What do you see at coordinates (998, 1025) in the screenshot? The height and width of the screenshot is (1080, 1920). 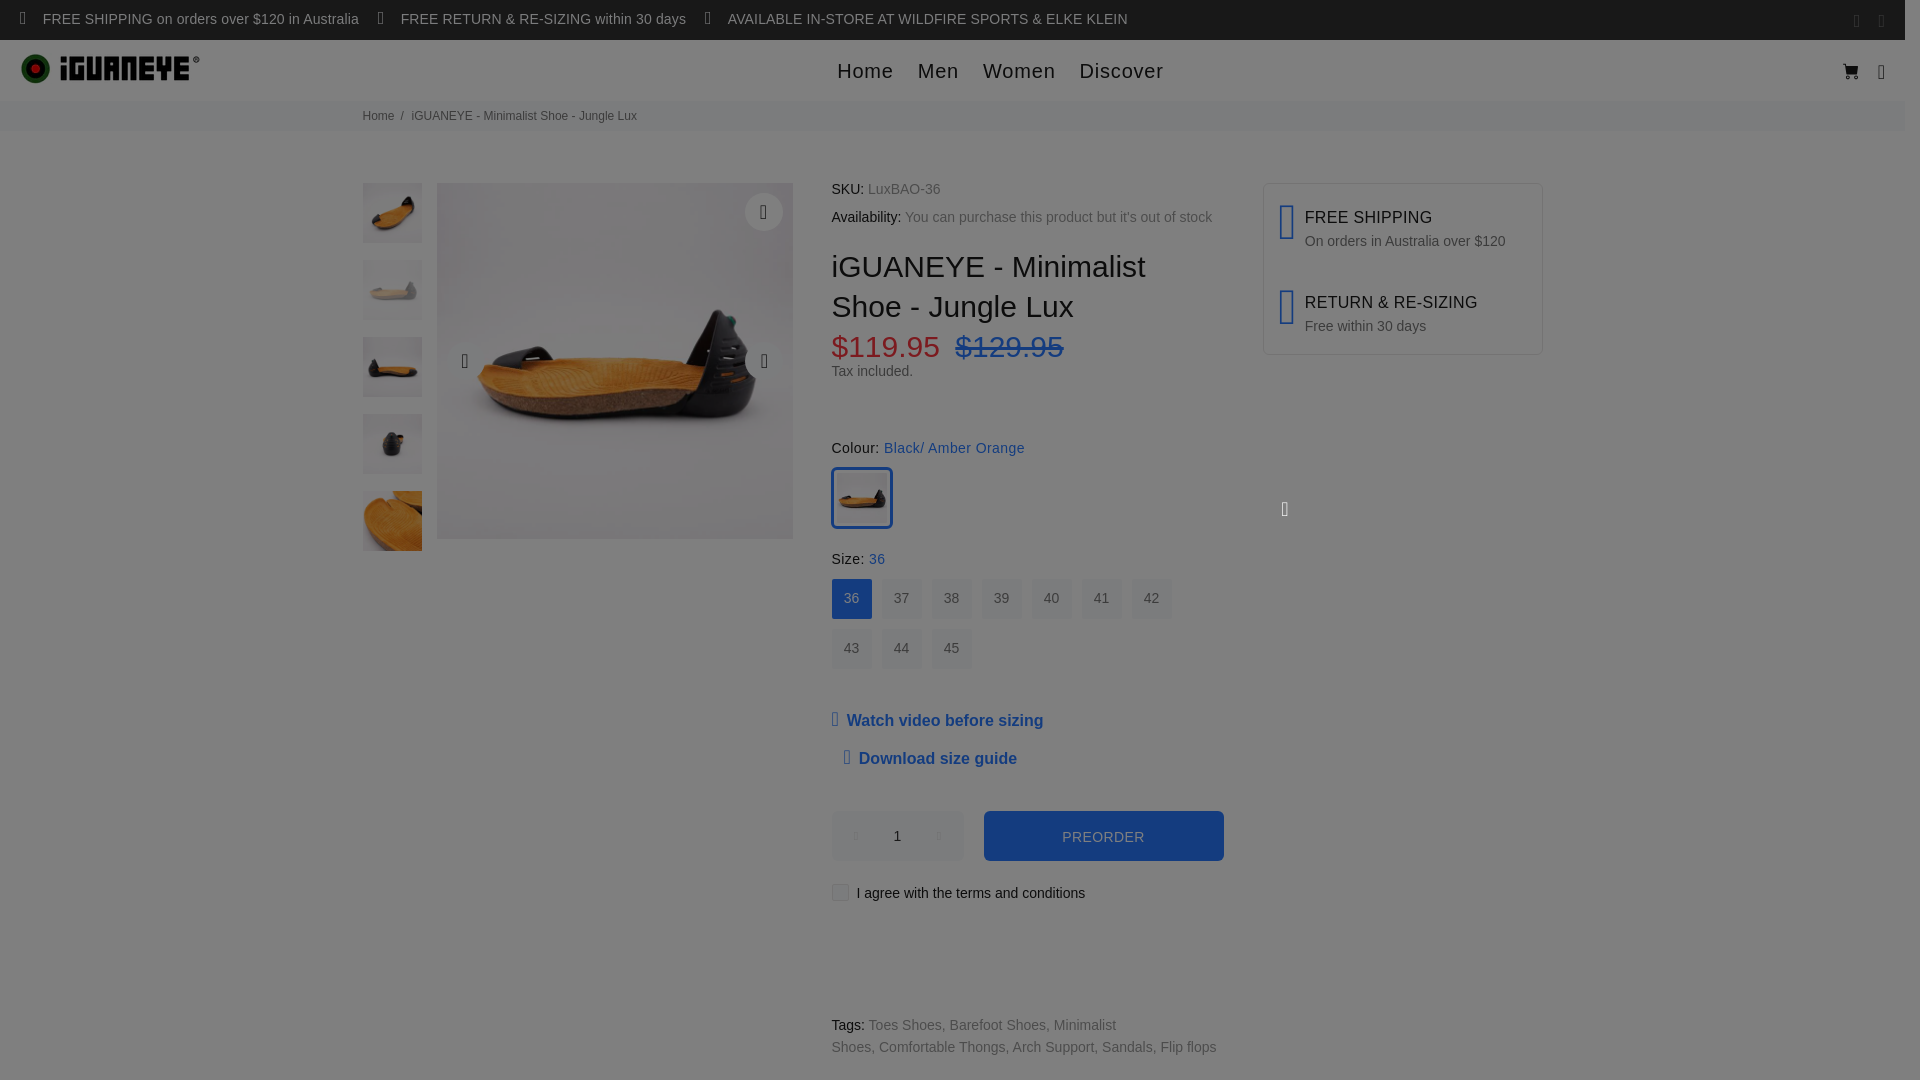 I see `'Barefoot Shoes'` at bounding box center [998, 1025].